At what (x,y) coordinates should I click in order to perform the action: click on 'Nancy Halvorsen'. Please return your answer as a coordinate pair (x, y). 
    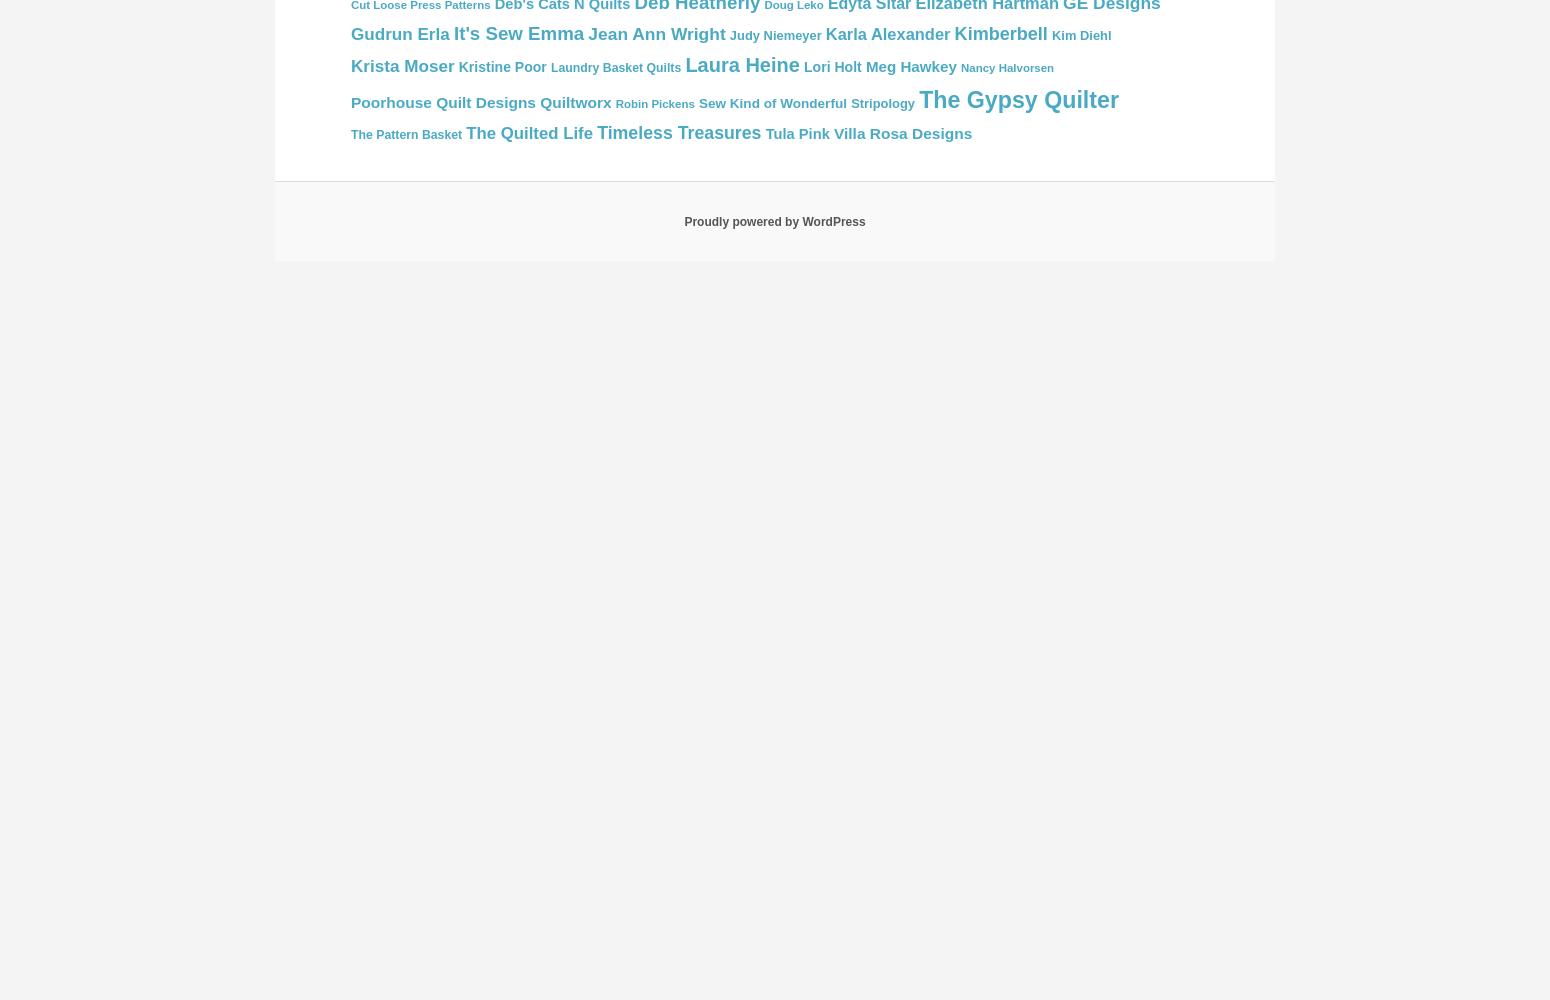
    Looking at the image, I should click on (960, 67).